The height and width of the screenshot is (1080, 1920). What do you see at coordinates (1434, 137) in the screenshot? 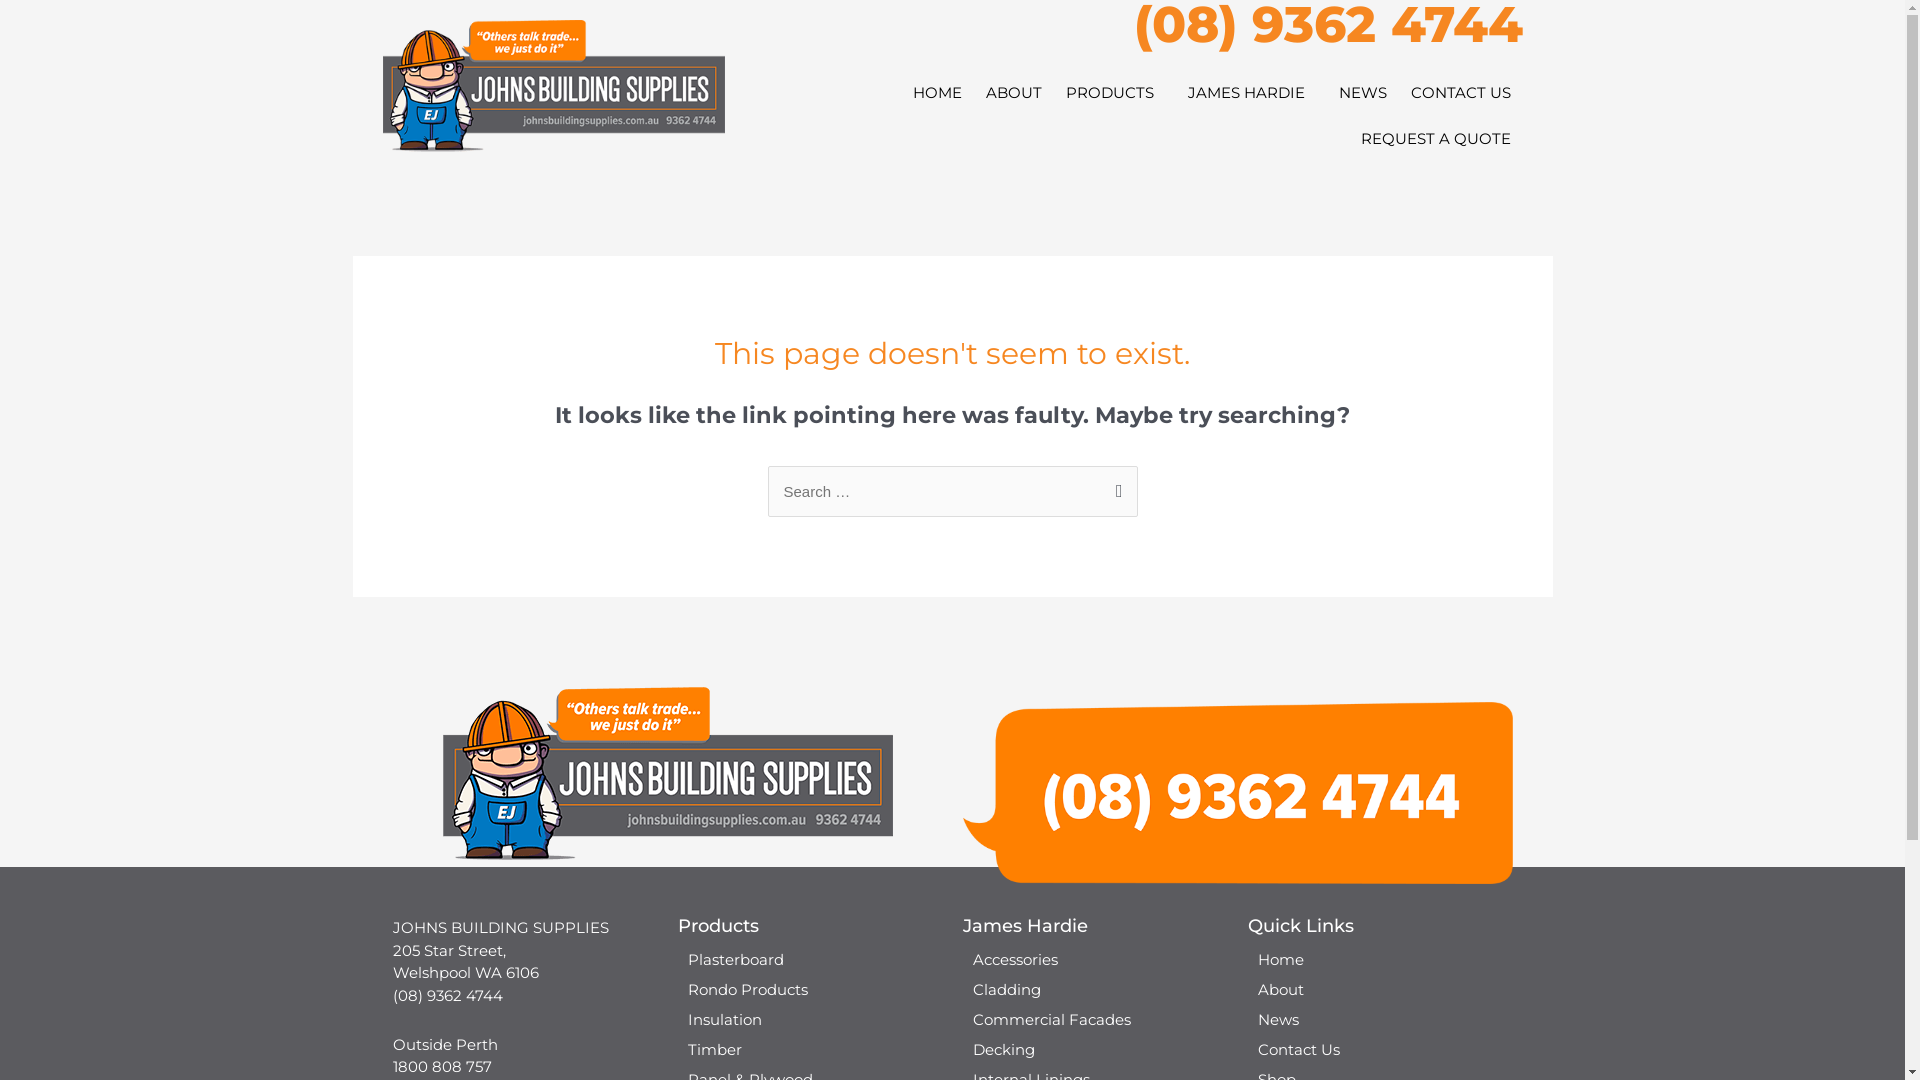
I see `'REQUEST A QUOTE'` at bounding box center [1434, 137].